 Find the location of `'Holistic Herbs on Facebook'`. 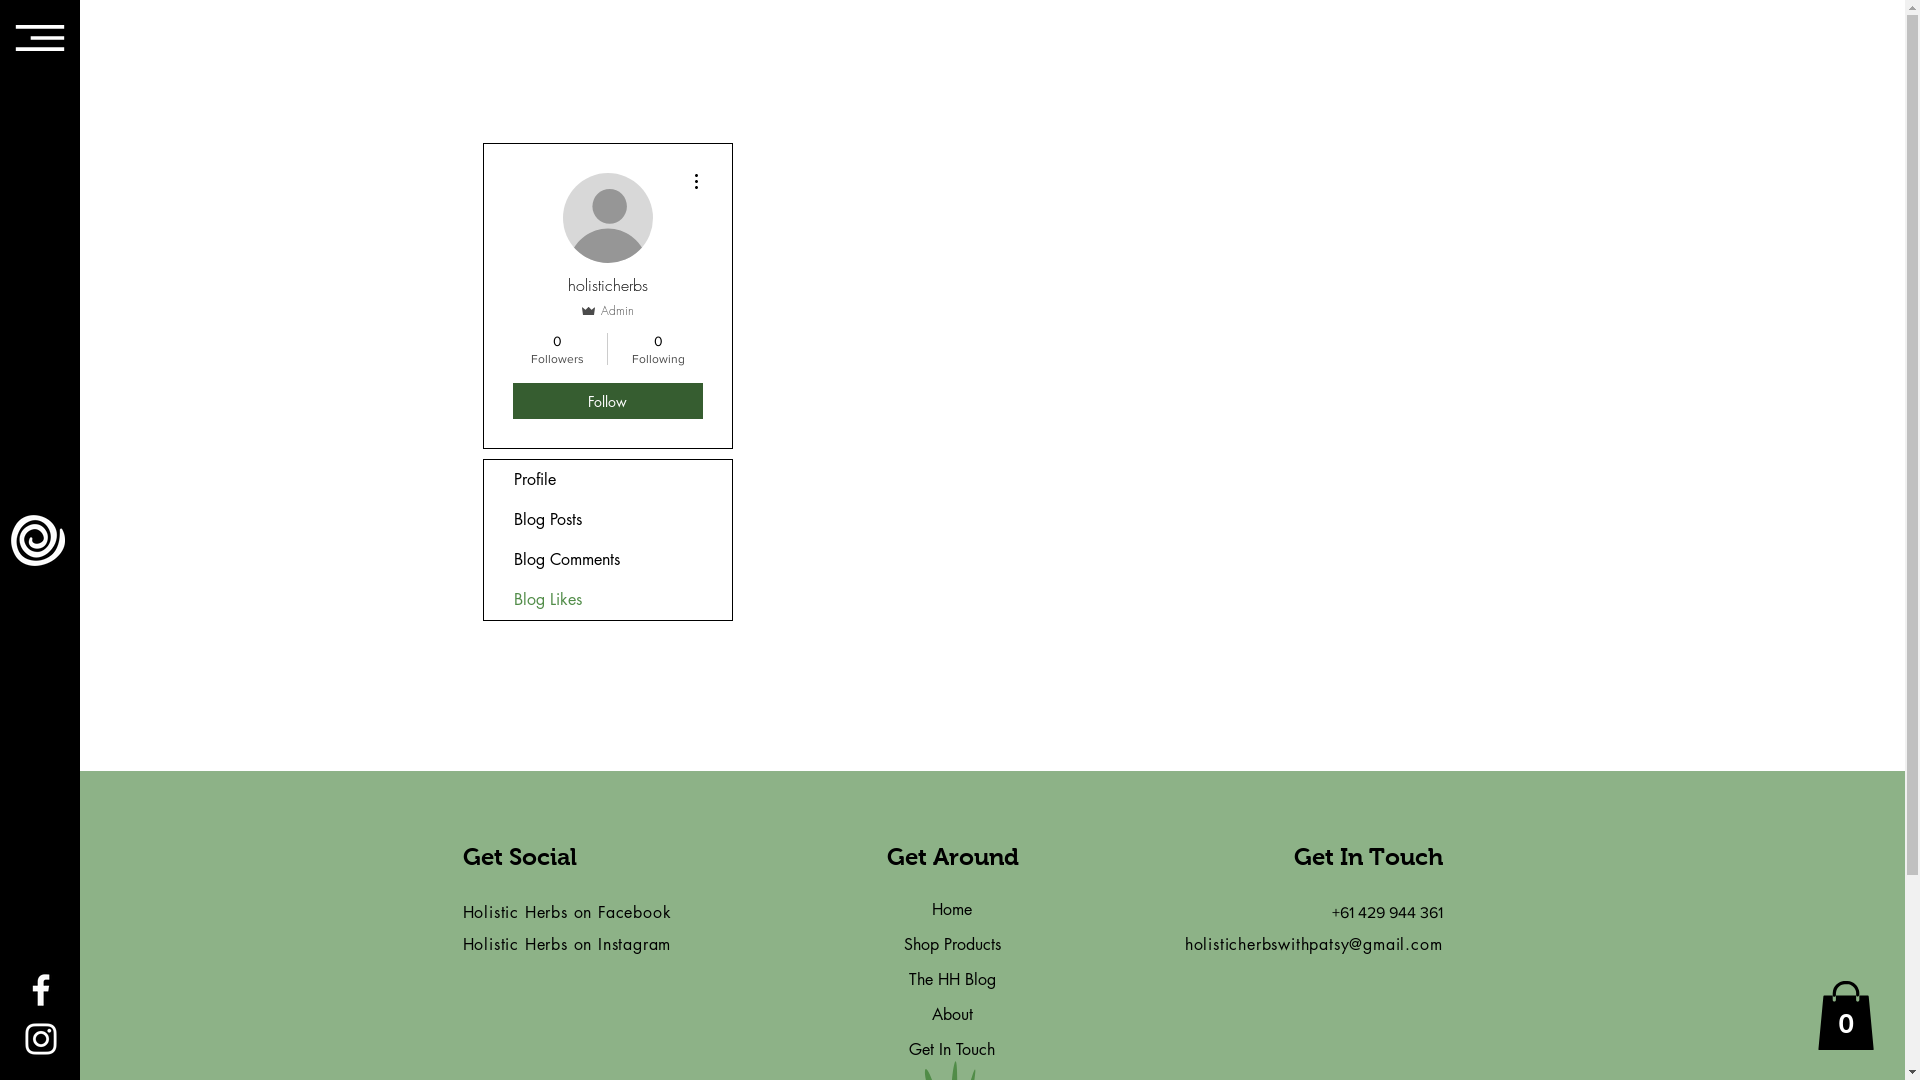

'Holistic Herbs on Facebook' is located at coordinates (565, 912).